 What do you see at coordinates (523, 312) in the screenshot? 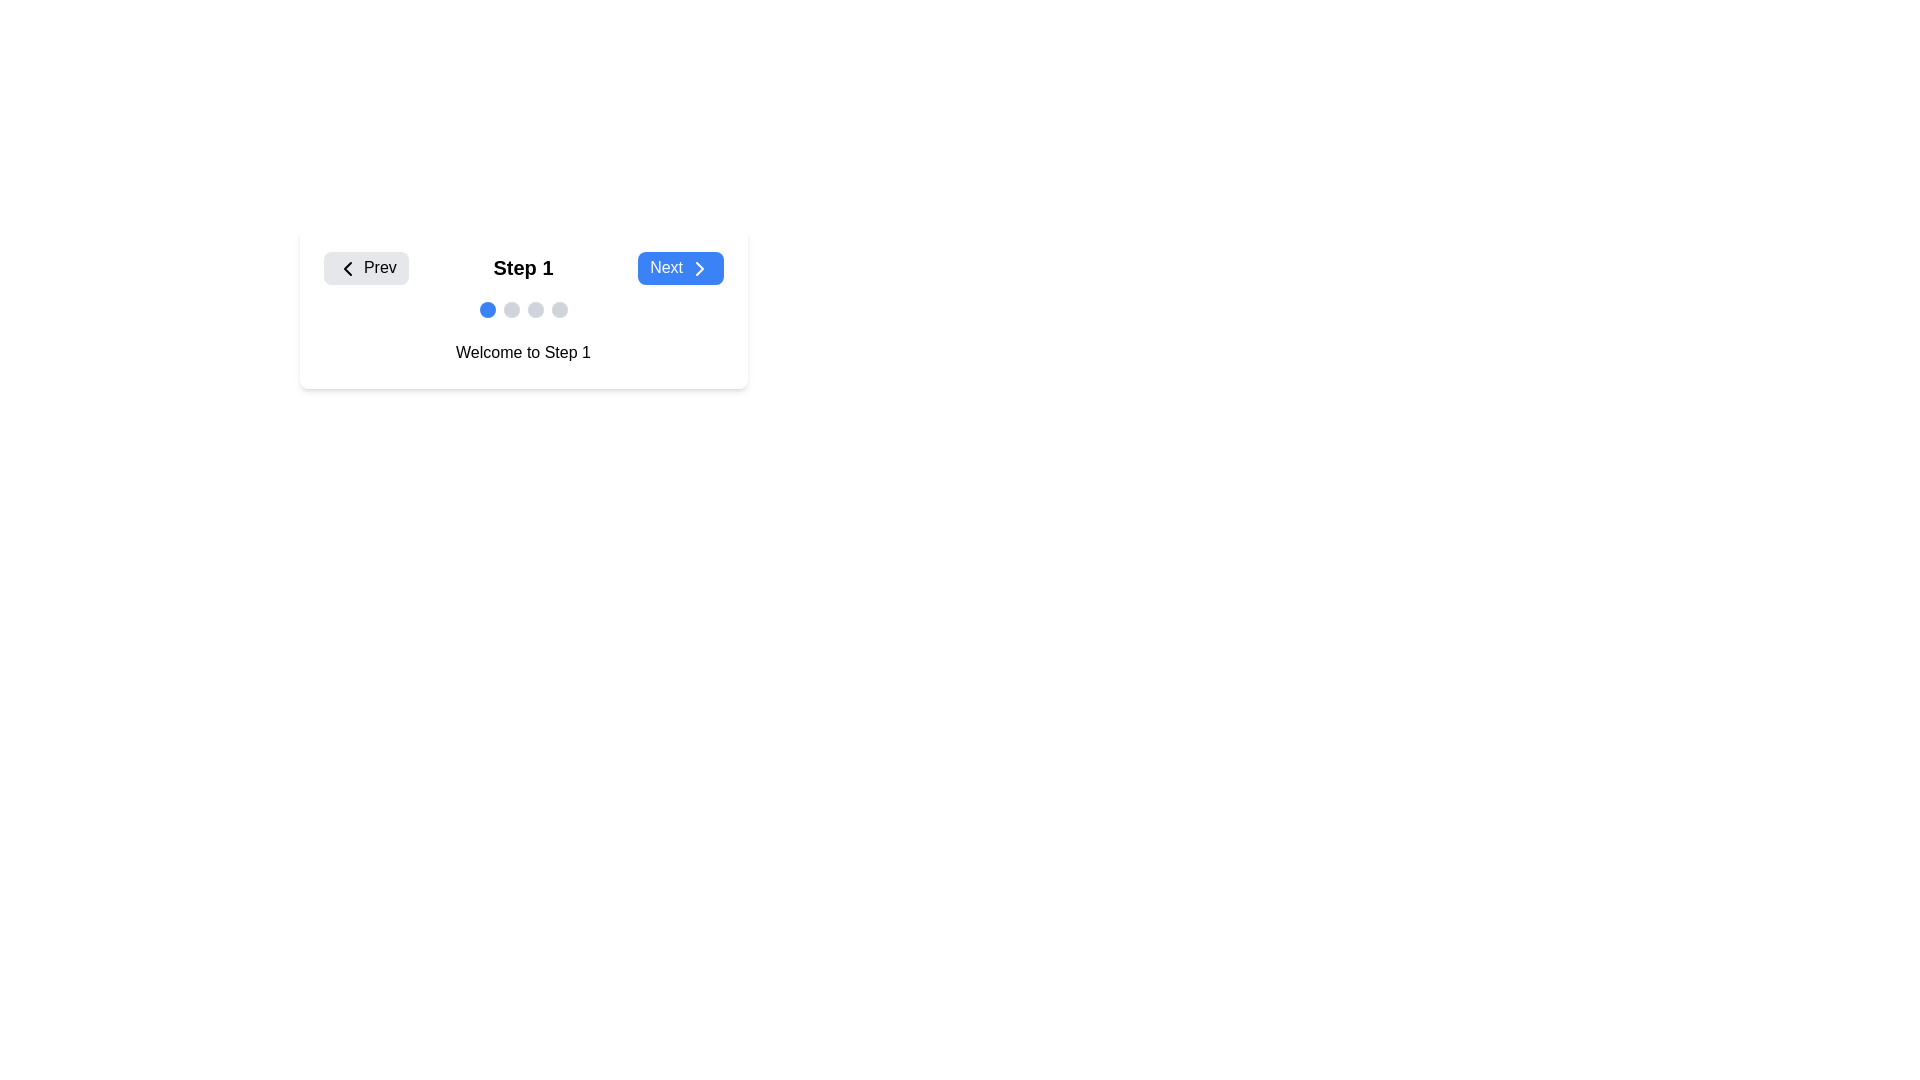
I see `the Step indicator, which consists of four circular indicators with the first filled in blue and the others gray, located below the text 'Step 1'` at bounding box center [523, 312].